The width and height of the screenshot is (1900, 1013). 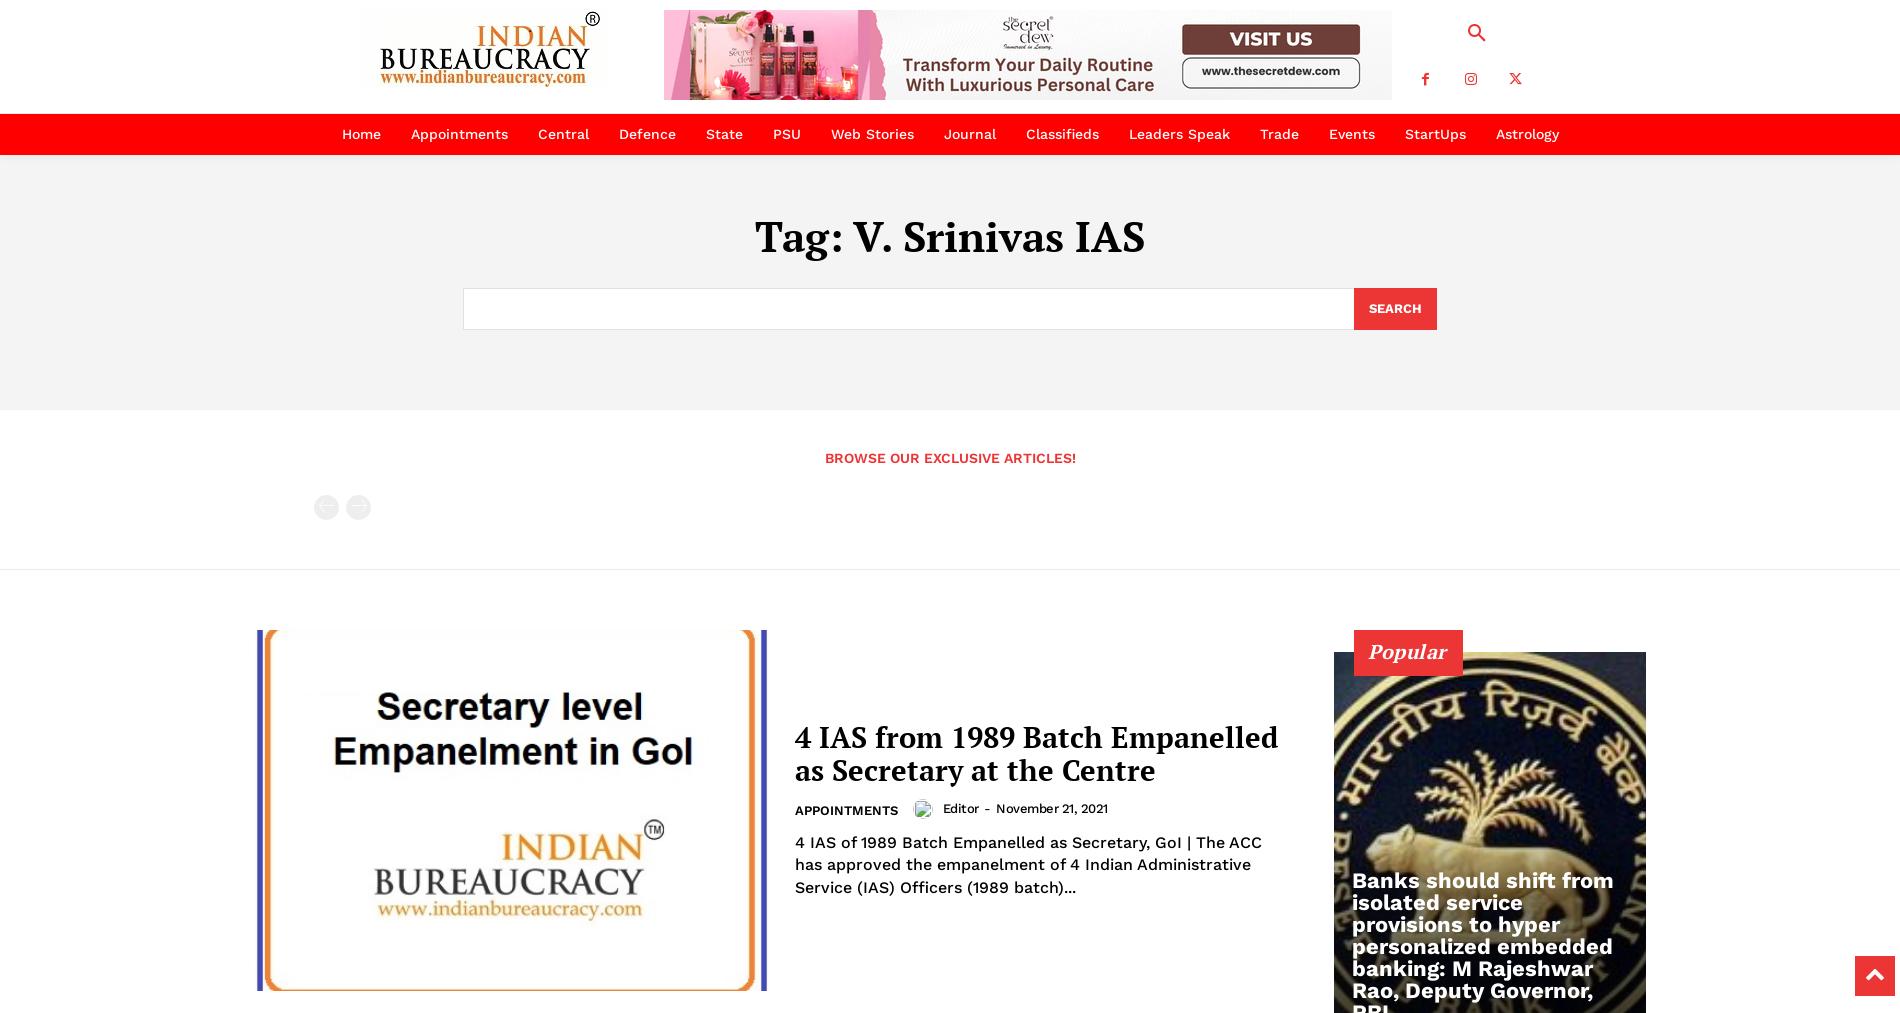 What do you see at coordinates (1178, 134) in the screenshot?
I see `'Leaders Speak'` at bounding box center [1178, 134].